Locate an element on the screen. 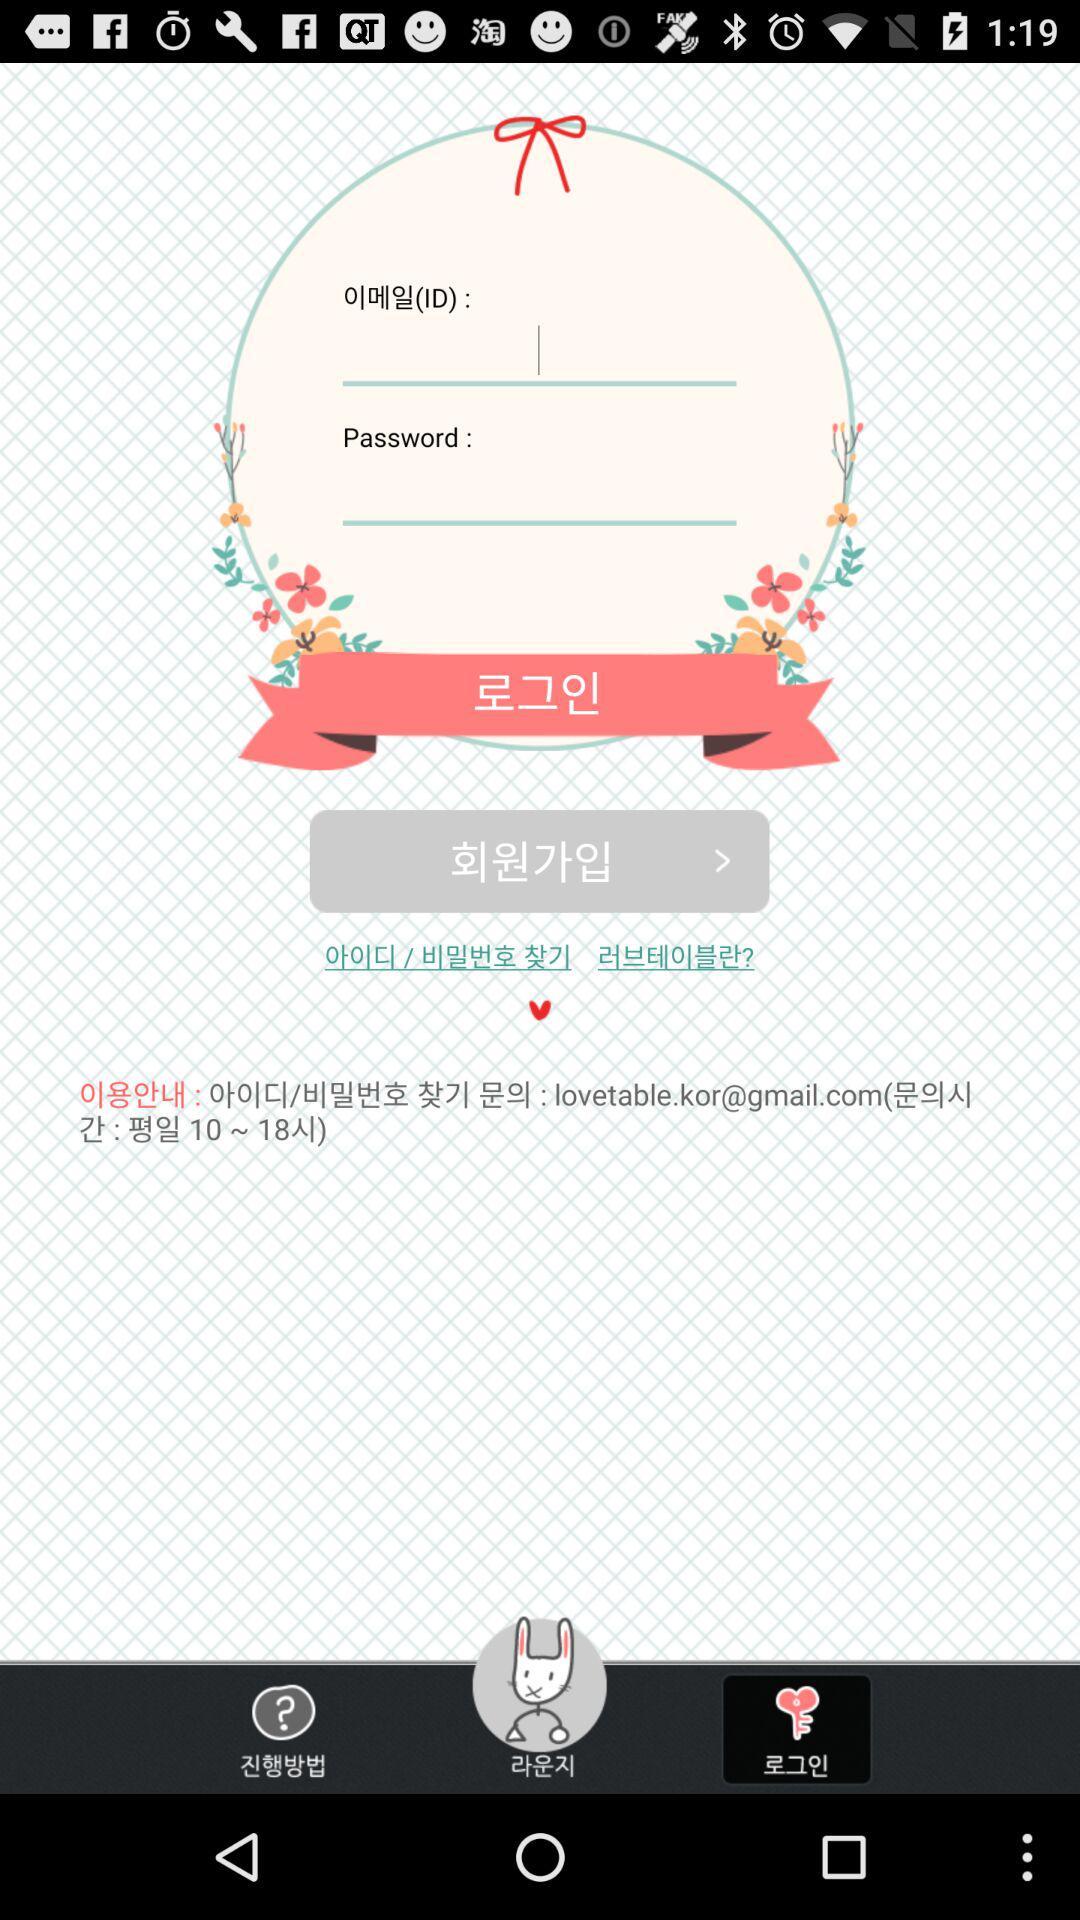 Image resolution: width=1080 pixels, height=1920 pixels. password is located at coordinates (538, 490).